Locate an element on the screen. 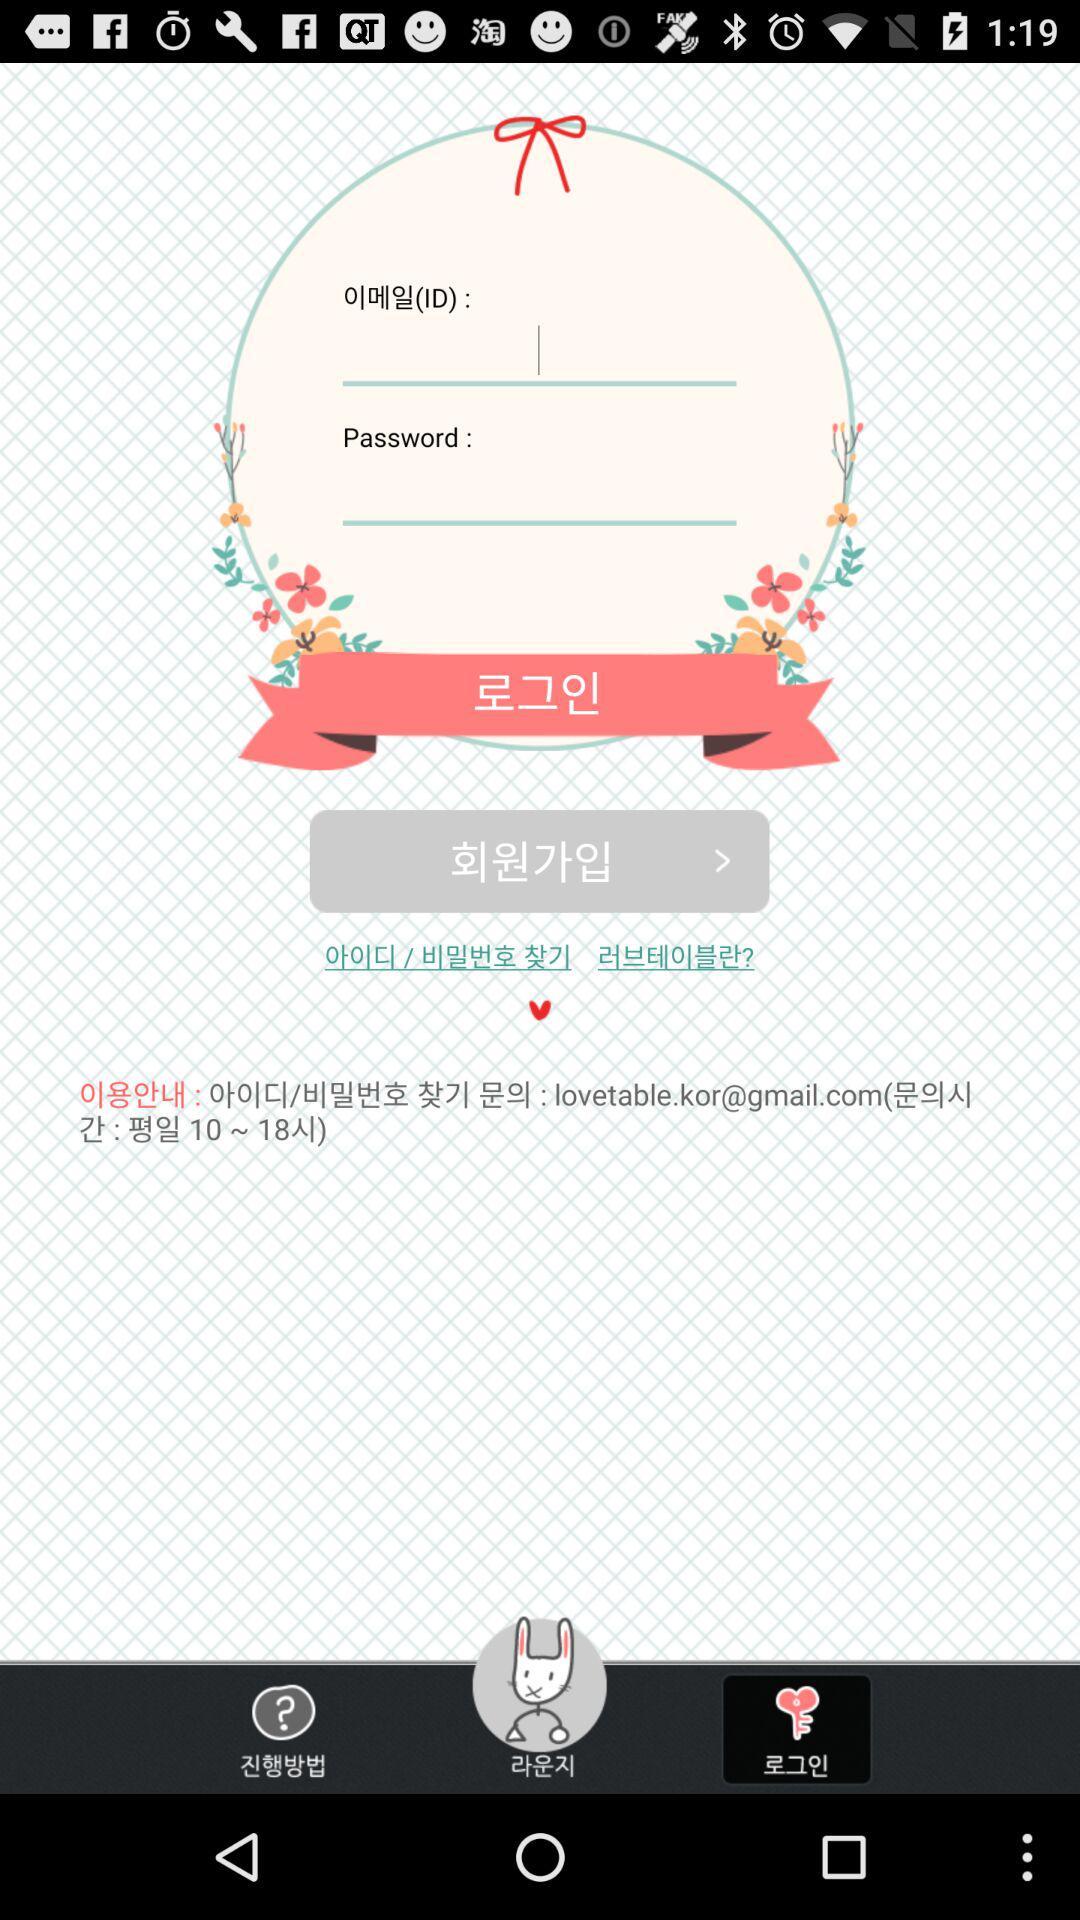 Image resolution: width=1080 pixels, height=1920 pixels. password is located at coordinates (538, 490).